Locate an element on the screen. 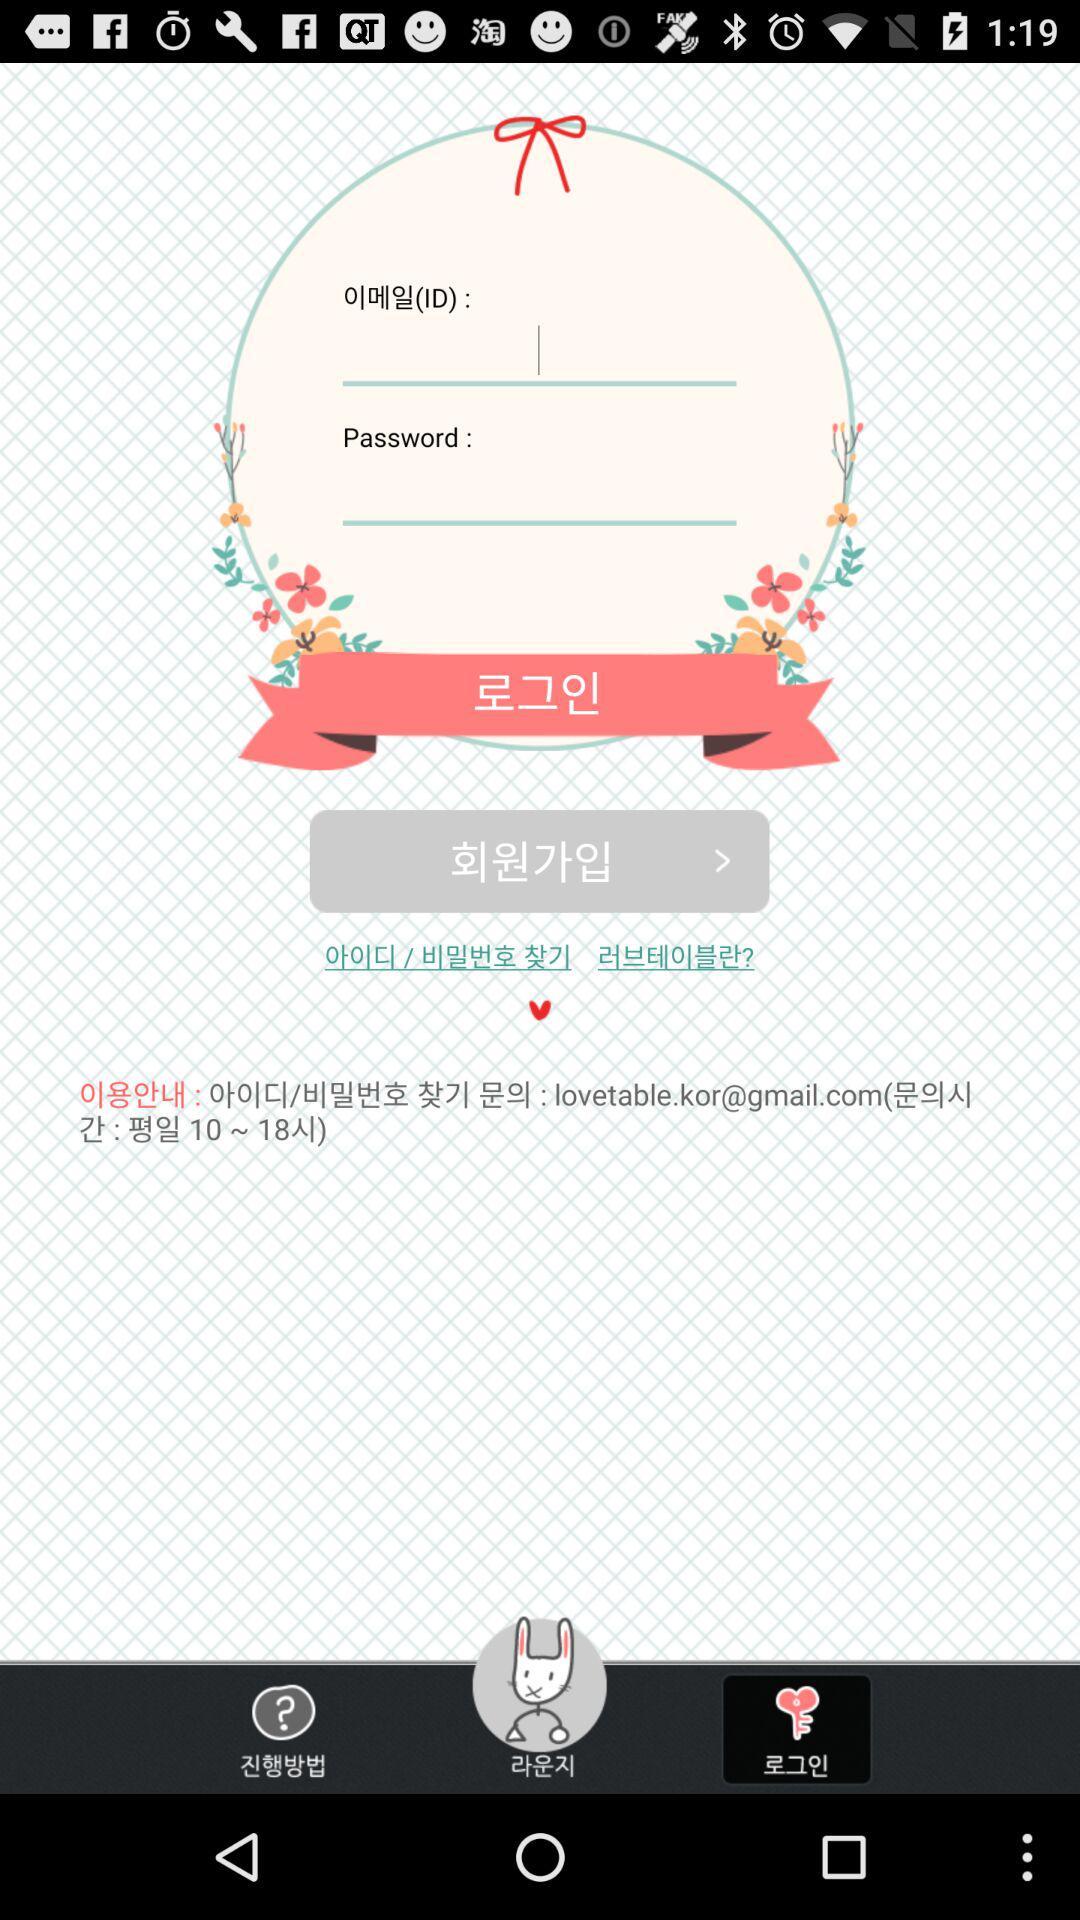 Image resolution: width=1080 pixels, height=1920 pixels. password is located at coordinates (538, 490).